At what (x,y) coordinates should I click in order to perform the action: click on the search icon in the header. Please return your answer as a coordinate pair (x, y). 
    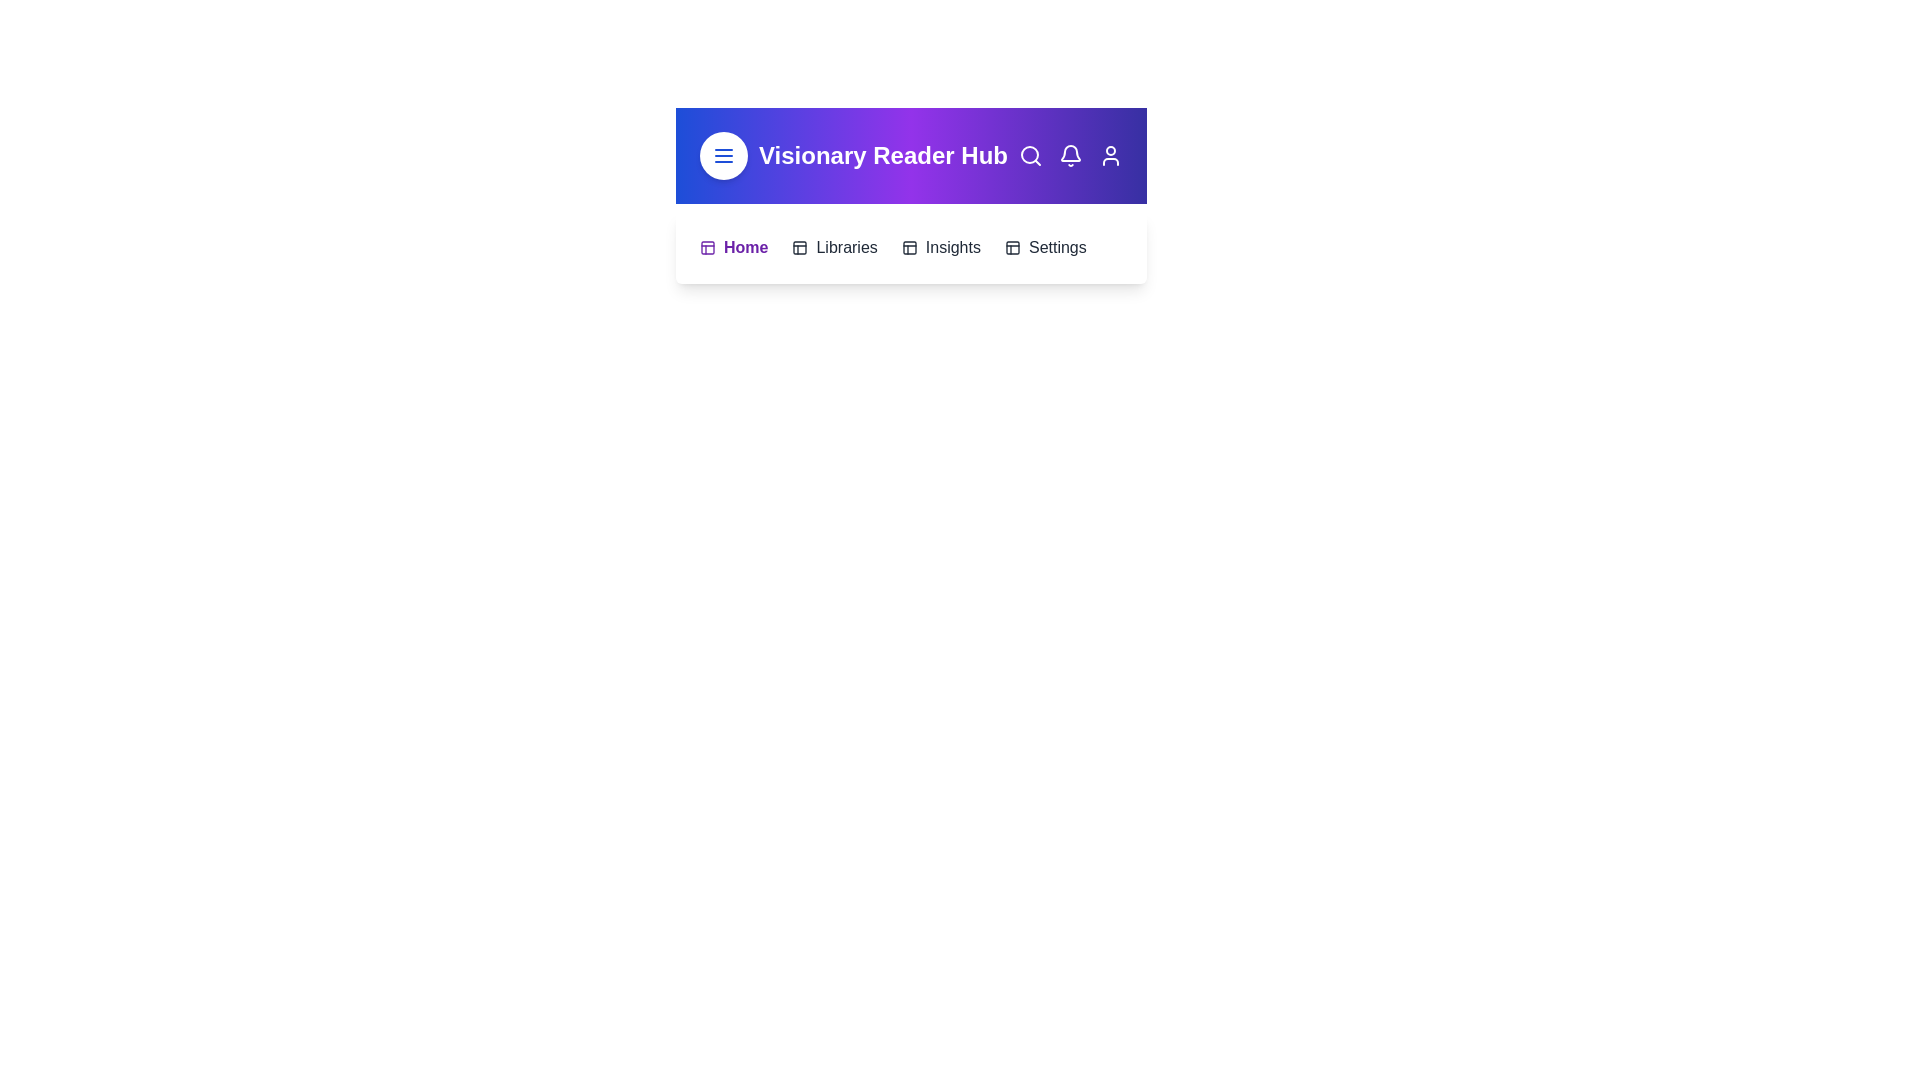
    Looking at the image, I should click on (1031, 154).